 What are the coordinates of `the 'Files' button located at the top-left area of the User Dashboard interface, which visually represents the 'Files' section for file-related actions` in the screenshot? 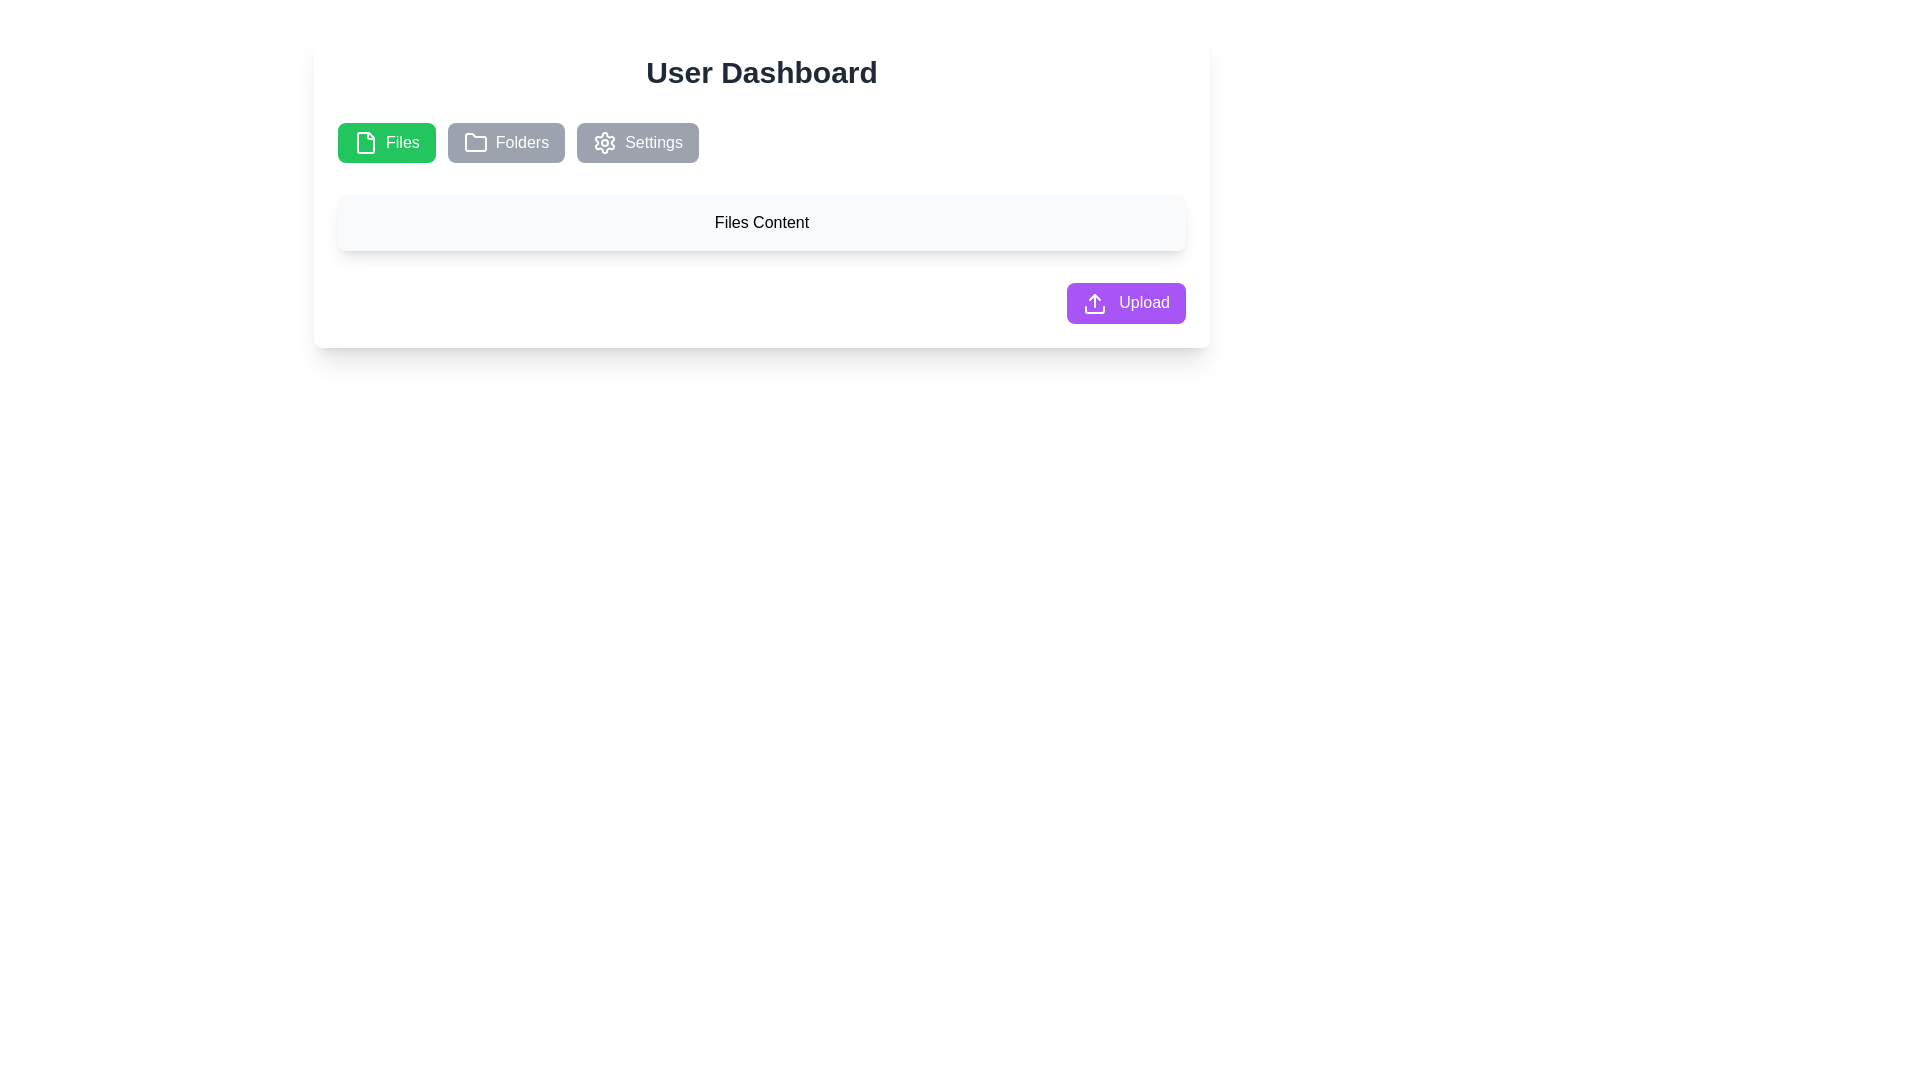 It's located at (365, 141).